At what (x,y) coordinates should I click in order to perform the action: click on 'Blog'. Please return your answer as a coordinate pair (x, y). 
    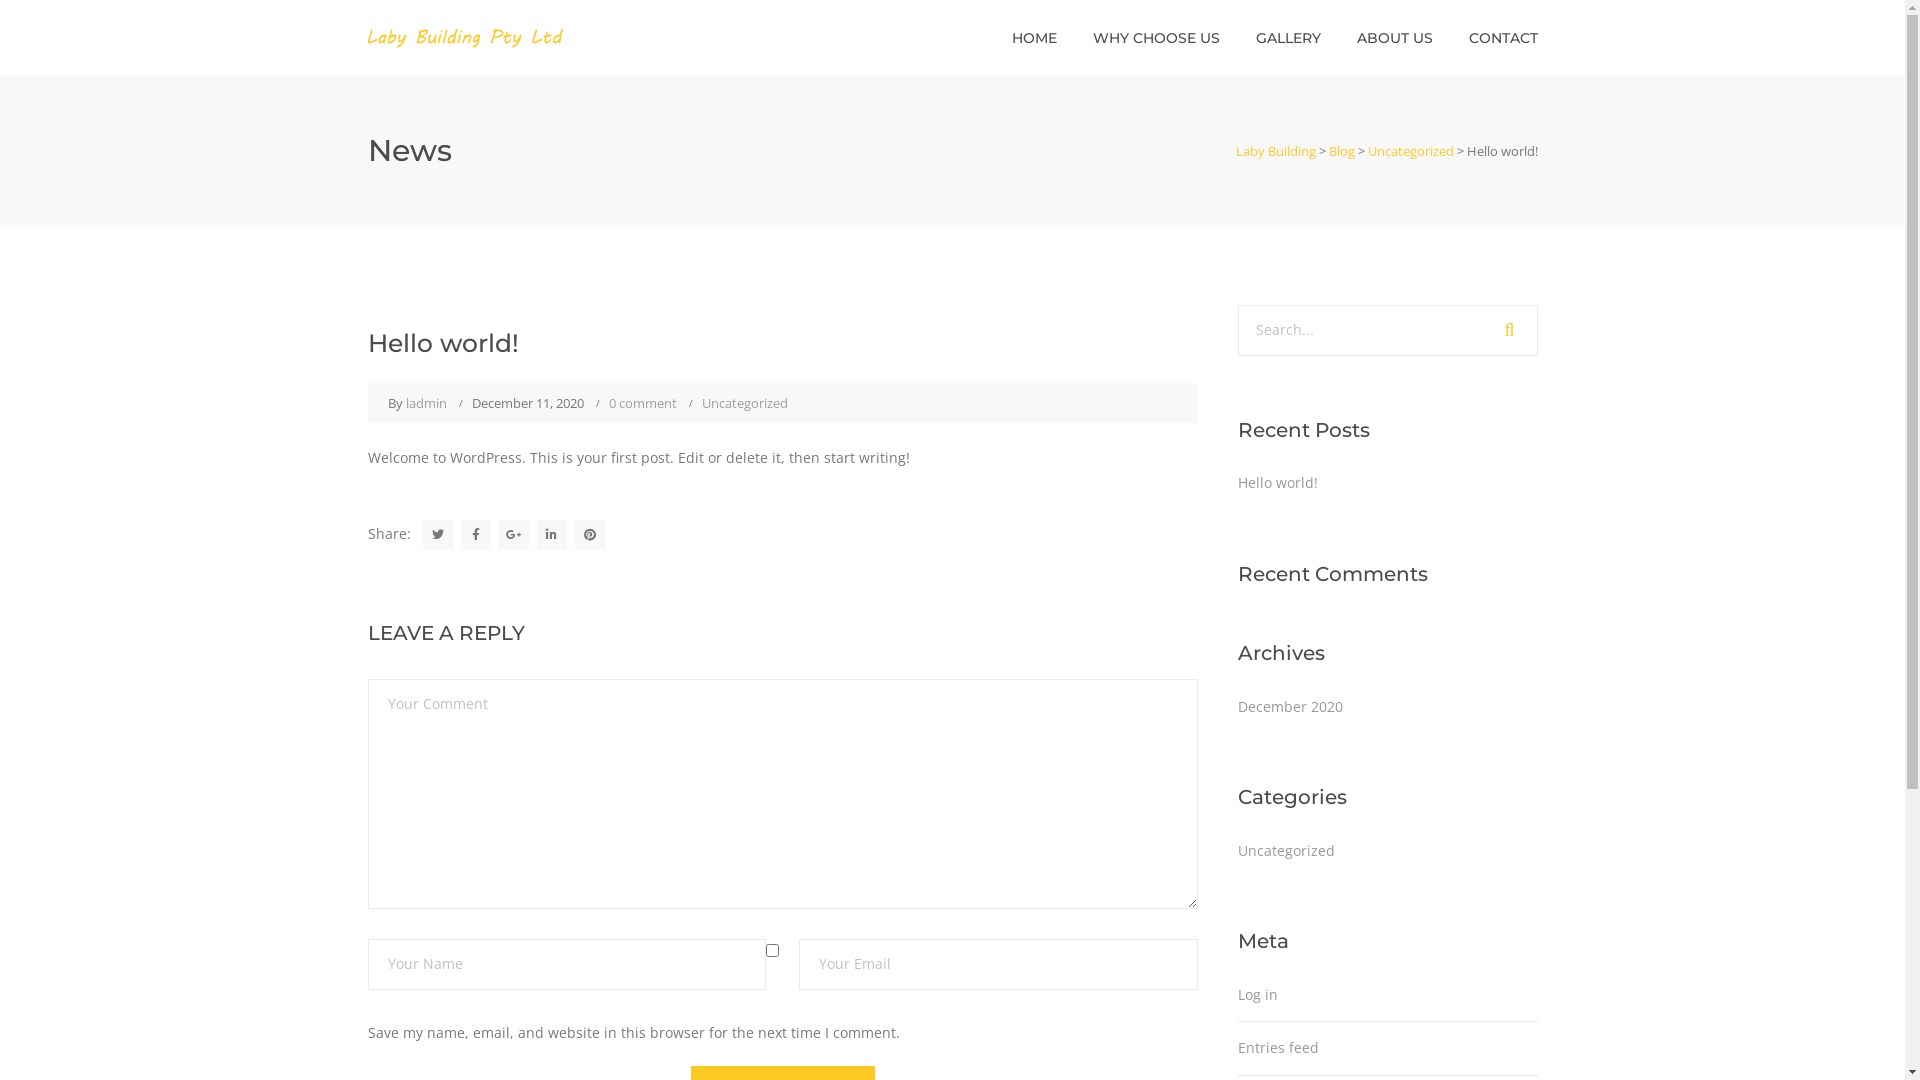
    Looking at the image, I should click on (1340, 149).